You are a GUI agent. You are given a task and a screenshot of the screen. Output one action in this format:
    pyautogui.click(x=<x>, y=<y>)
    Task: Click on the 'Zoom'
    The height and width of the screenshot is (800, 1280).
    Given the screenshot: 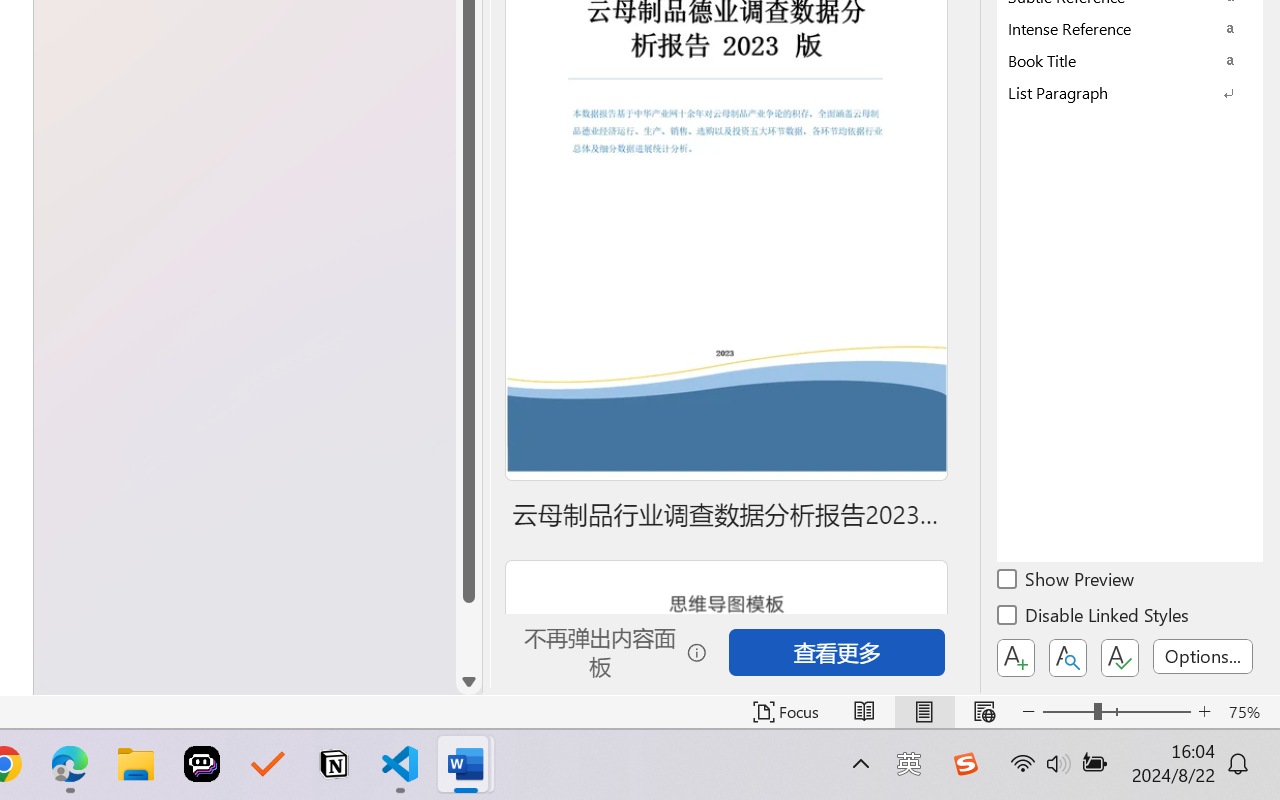 What is the action you would take?
    pyautogui.click(x=1115, y=711)
    